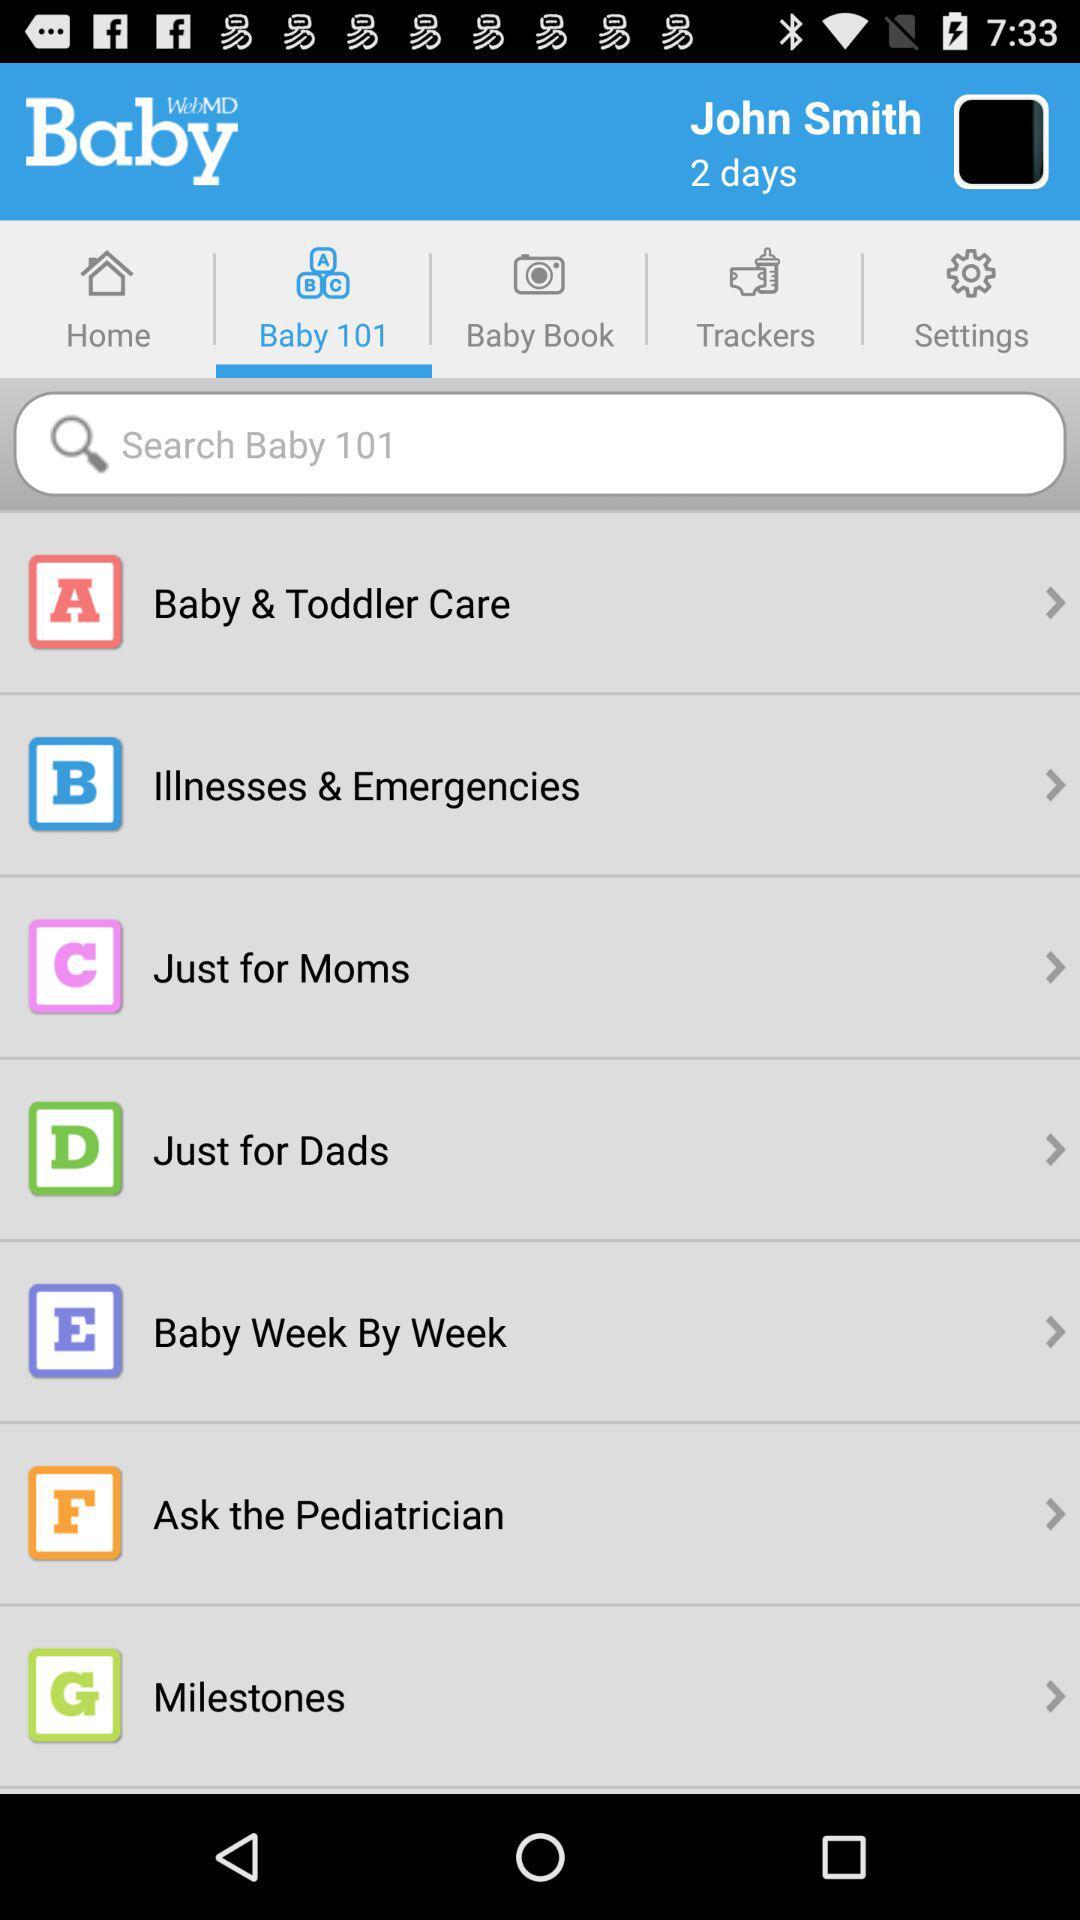 This screenshot has height=1920, width=1080. I want to click on the option g that says milestones, so click(75, 1694).